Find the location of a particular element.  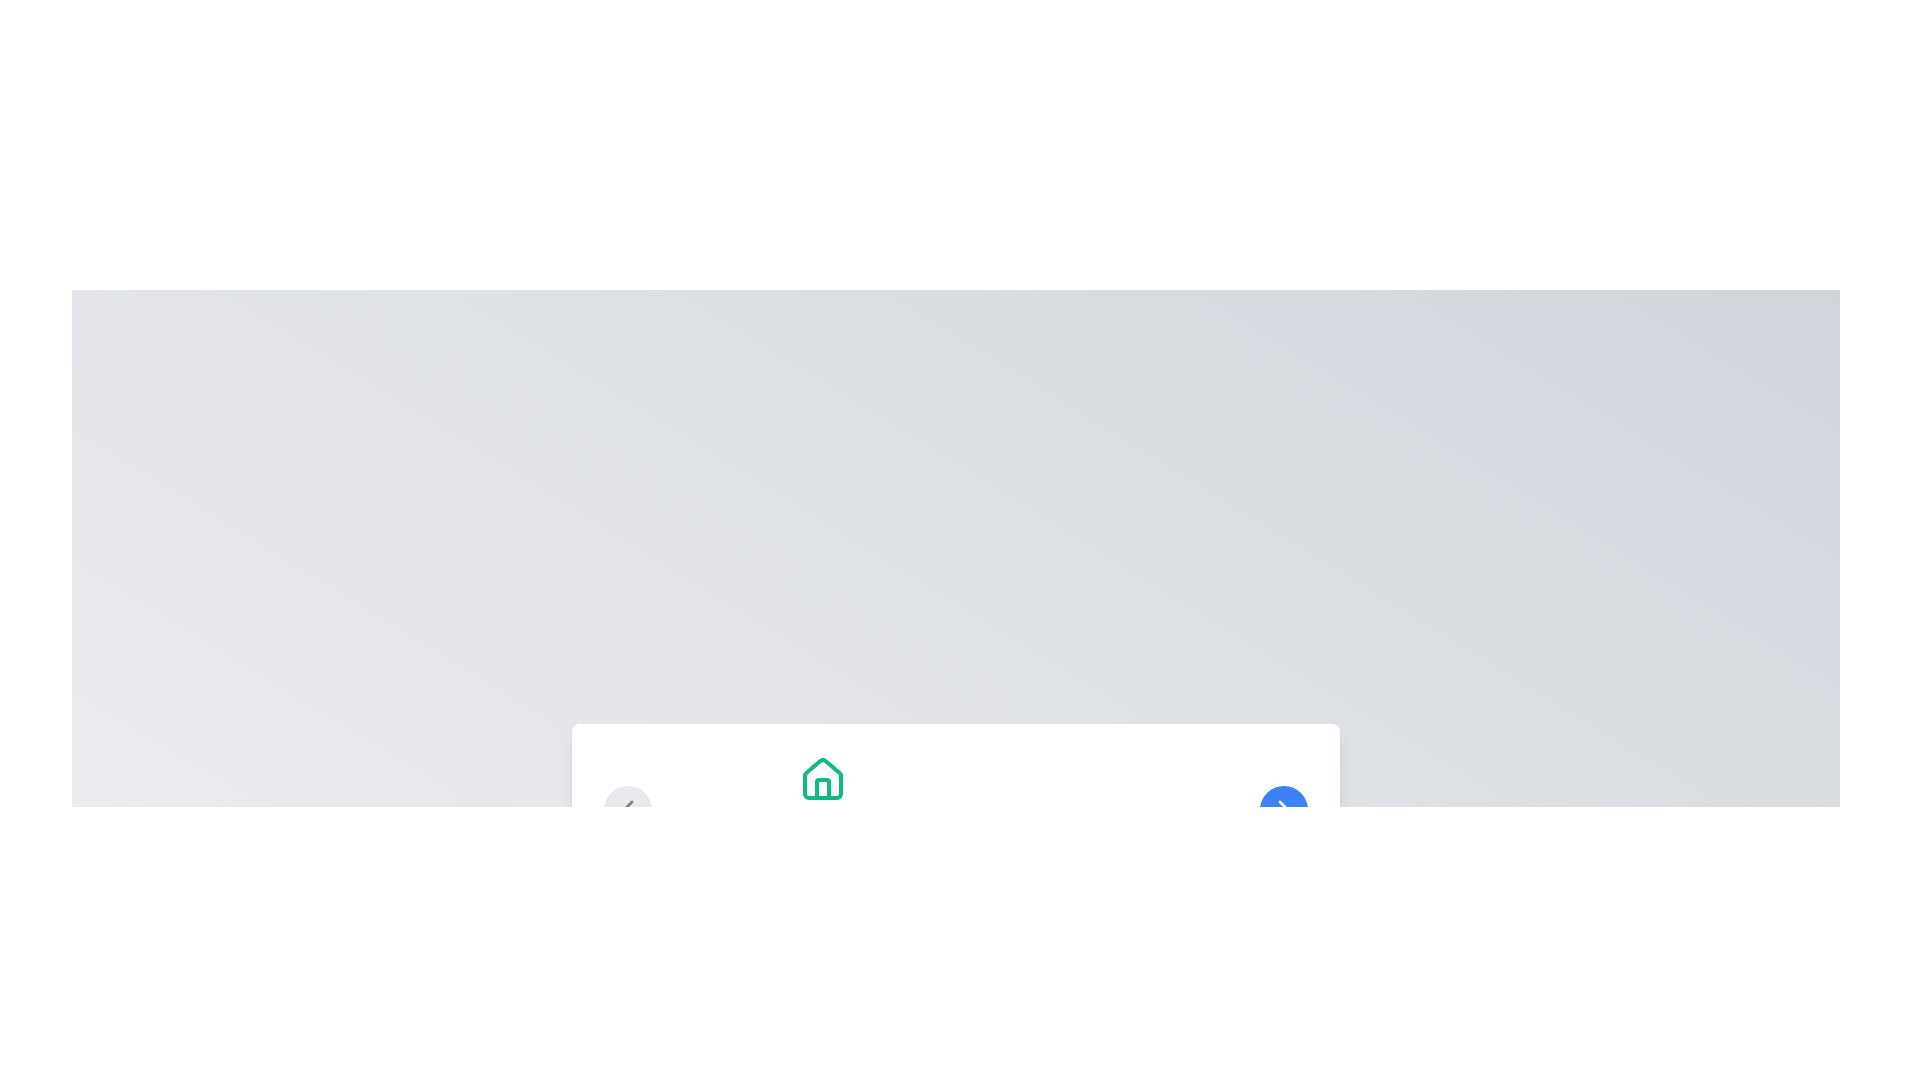

the right-facing arrow icon within the blue rounded button is located at coordinates (1283, 810).